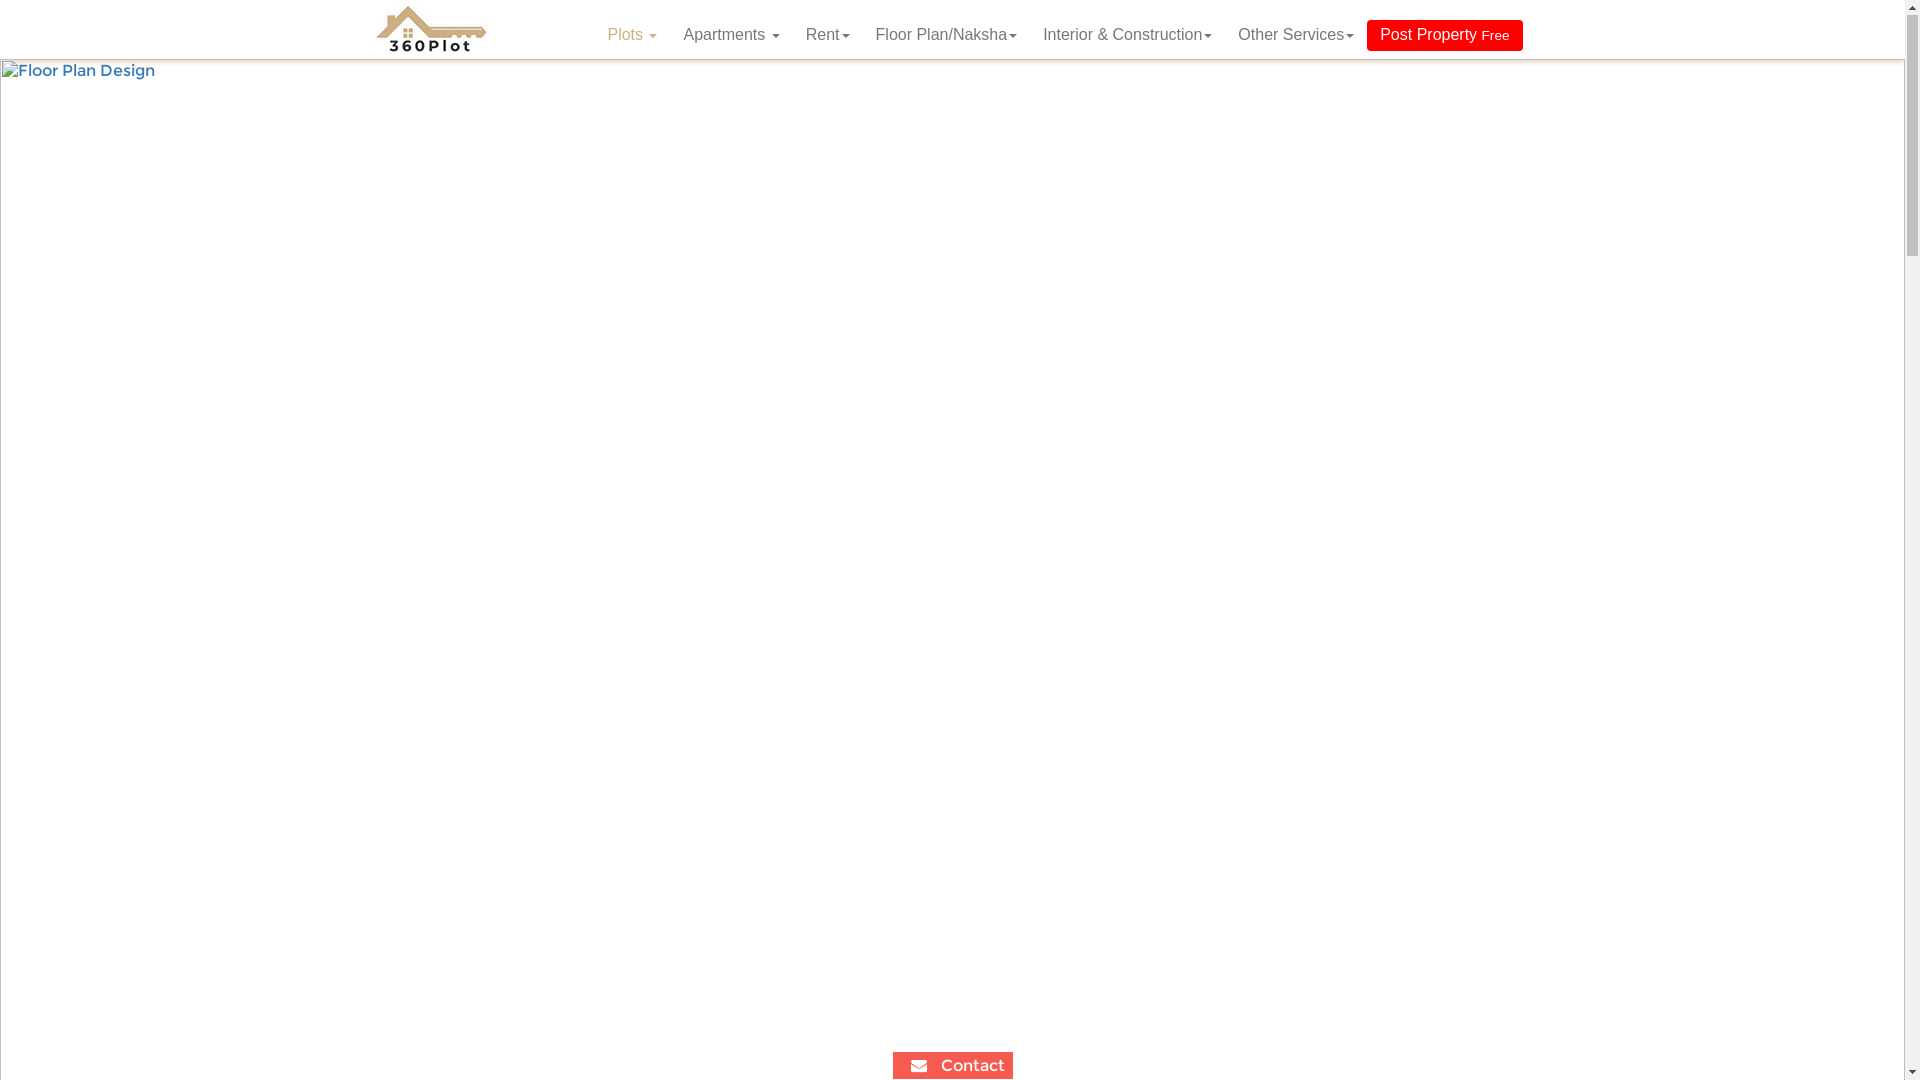 Image resolution: width=1920 pixels, height=1080 pixels. What do you see at coordinates (945, 35) in the screenshot?
I see `'Floor Plan/Naksha'` at bounding box center [945, 35].